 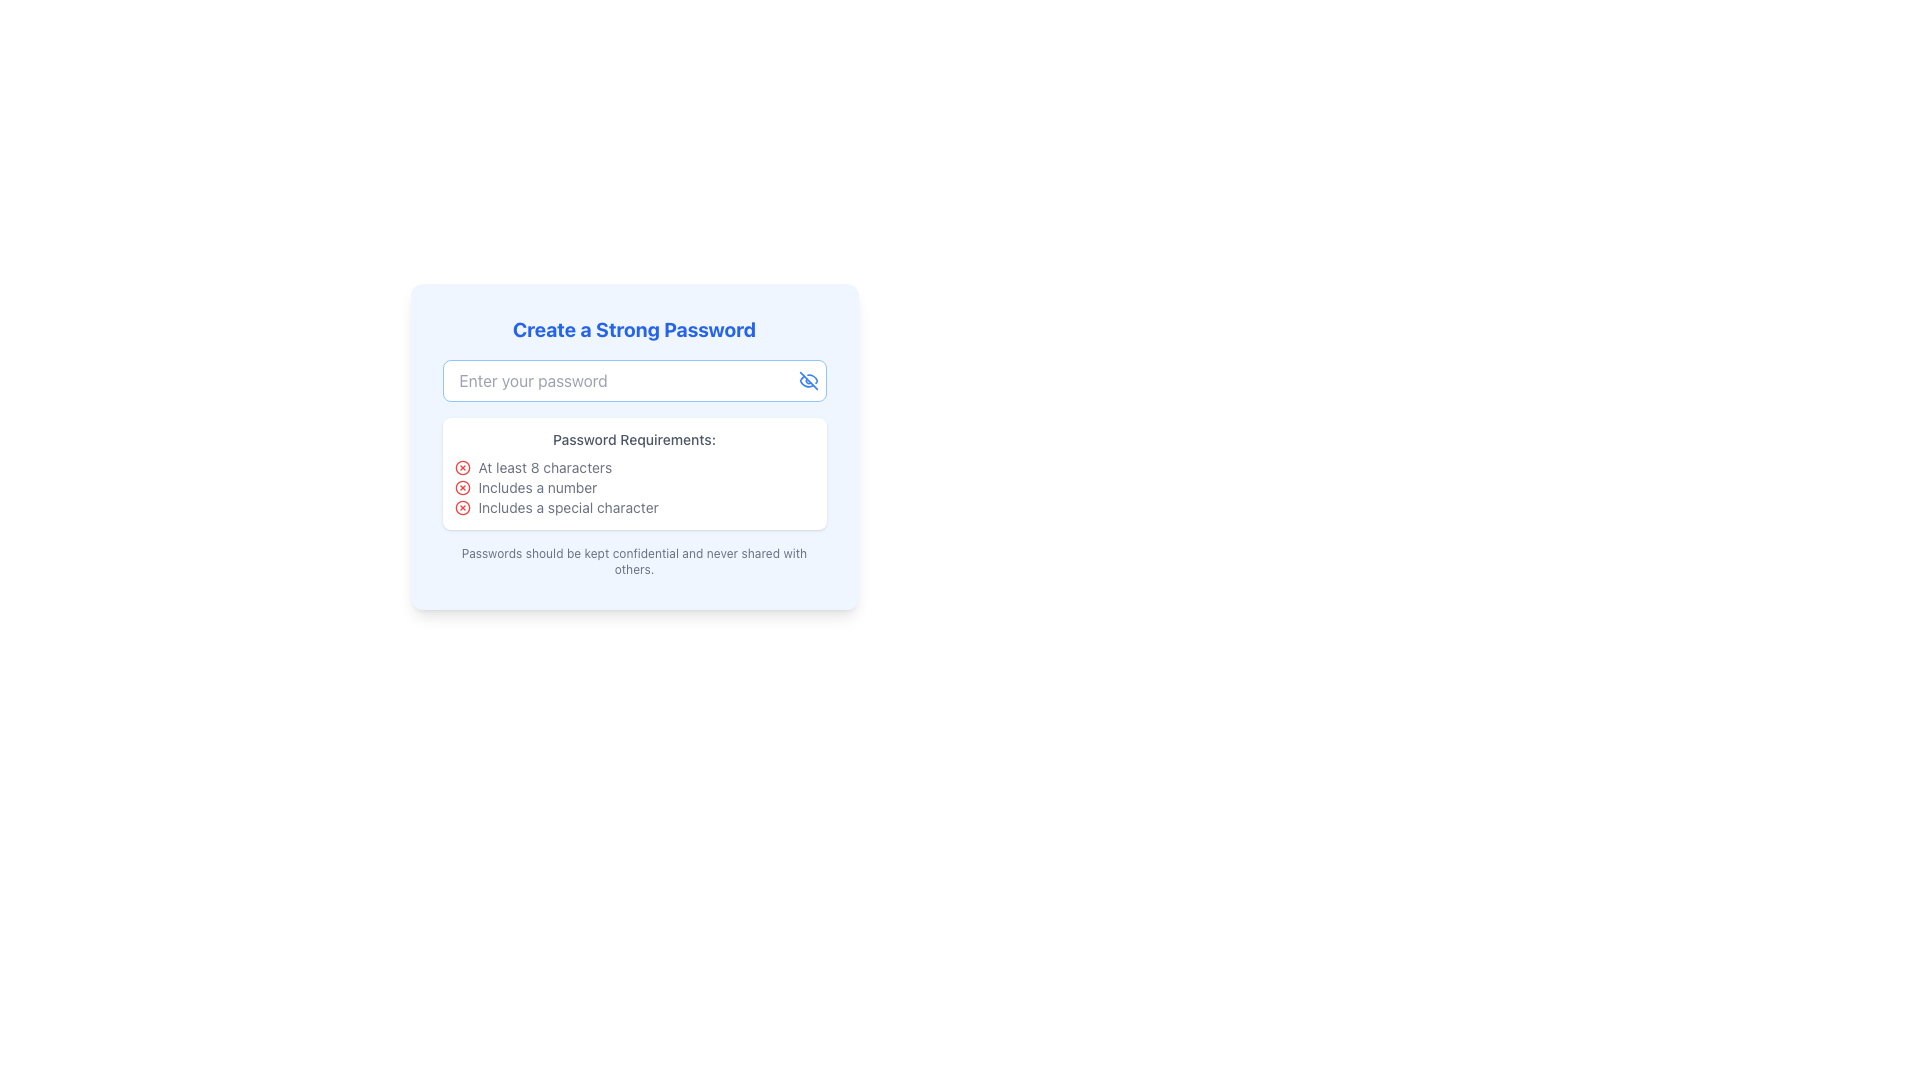 What do you see at coordinates (808, 381) in the screenshot?
I see `the visibility toggle icon, which is an eye icon with a line through it` at bounding box center [808, 381].